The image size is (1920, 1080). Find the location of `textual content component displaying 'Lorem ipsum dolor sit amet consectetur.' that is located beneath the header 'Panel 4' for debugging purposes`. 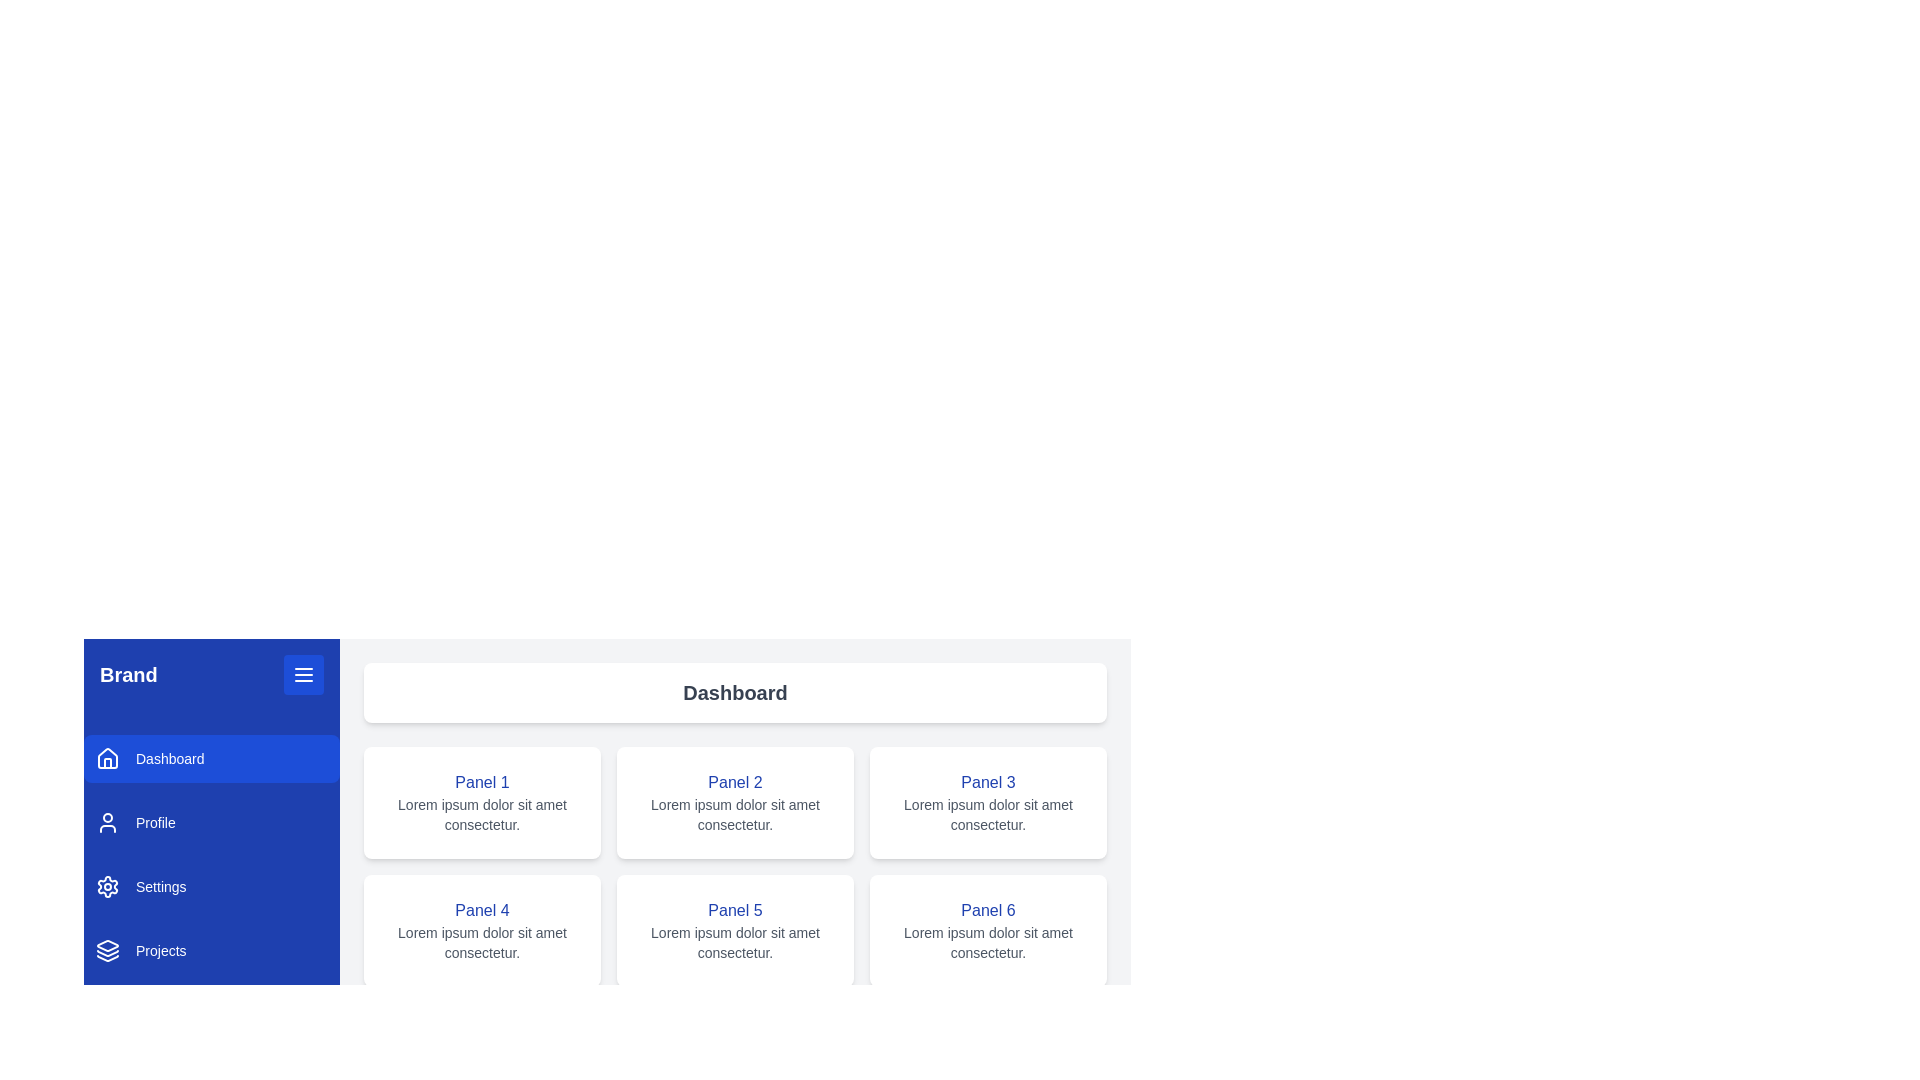

textual content component displaying 'Lorem ipsum dolor sit amet consectetur.' that is located beneath the header 'Panel 4' for debugging purposes is located at coordinates (482, 942).